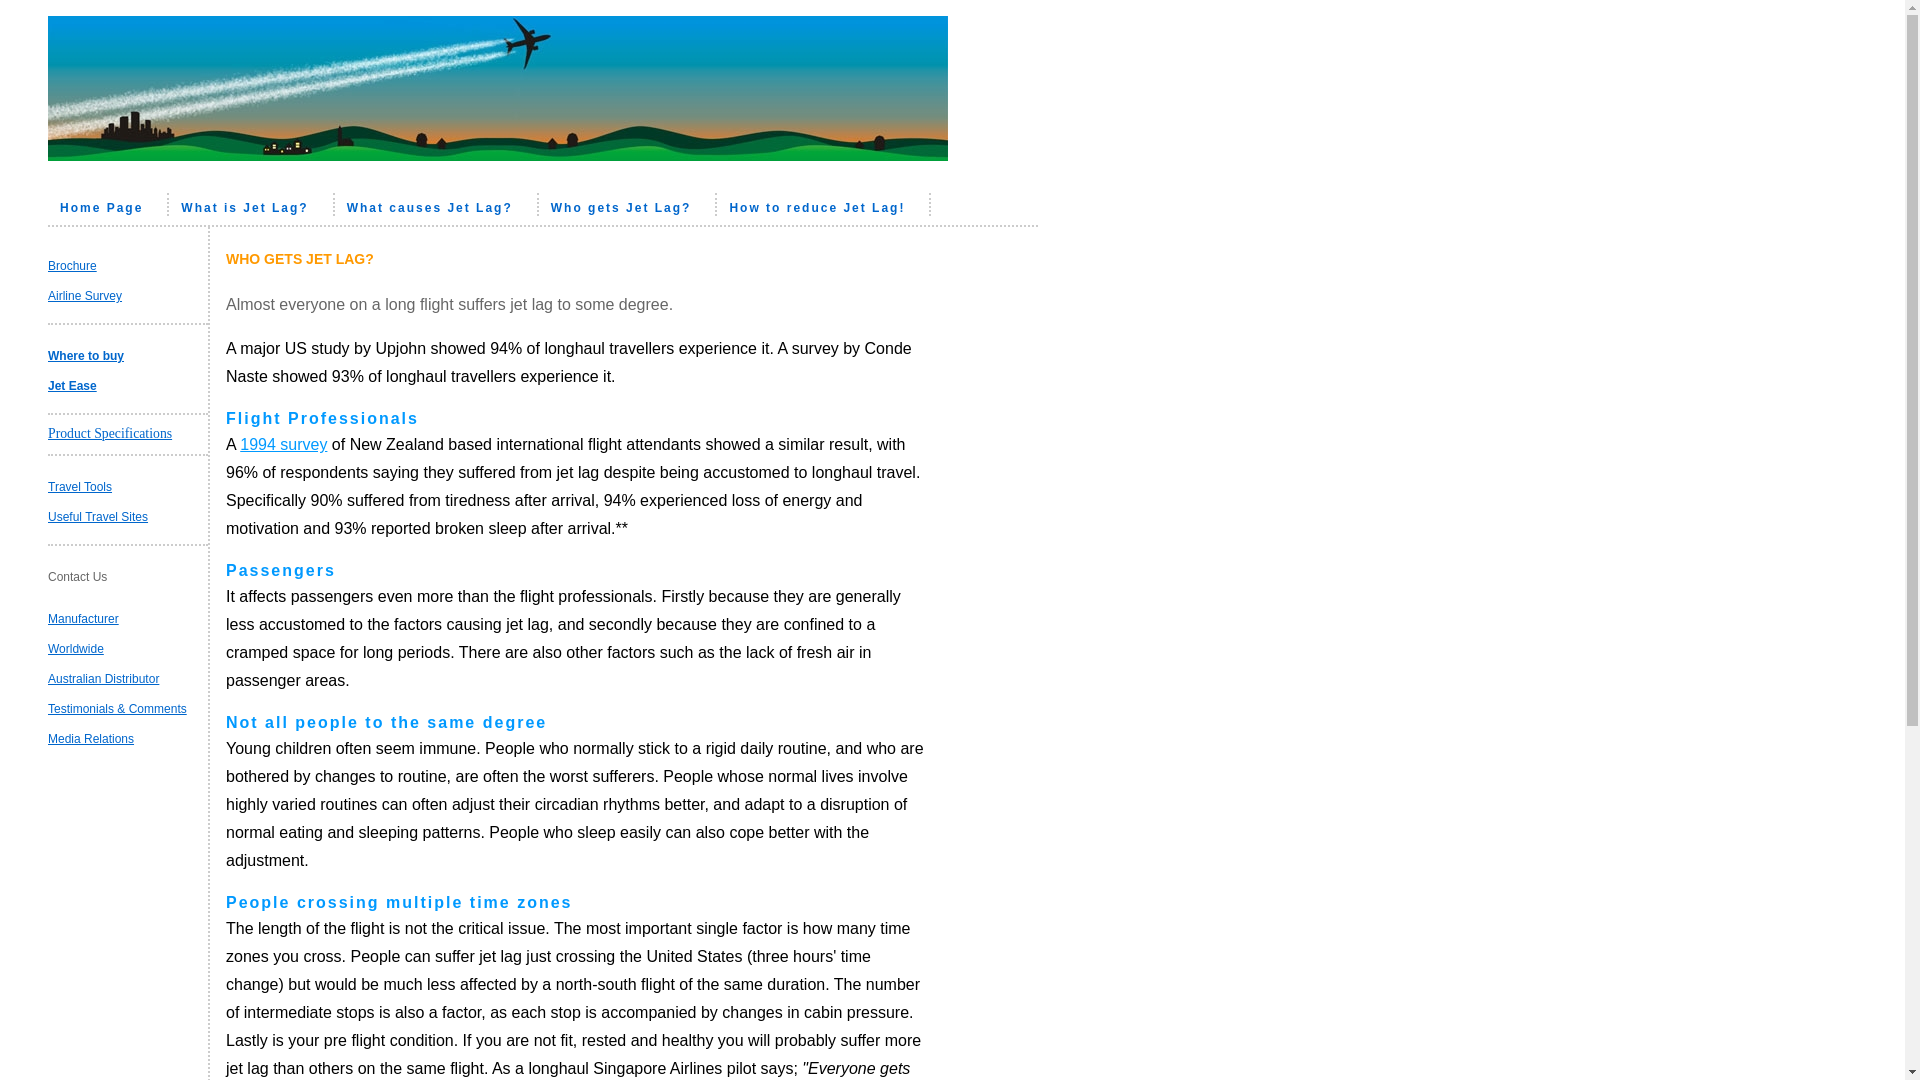 This screenshot has width=1920, height=1080. Describe the element at coordinates (824, 204) in the screenshot. I see `'How to reduce Jet Lag!'` at that location.